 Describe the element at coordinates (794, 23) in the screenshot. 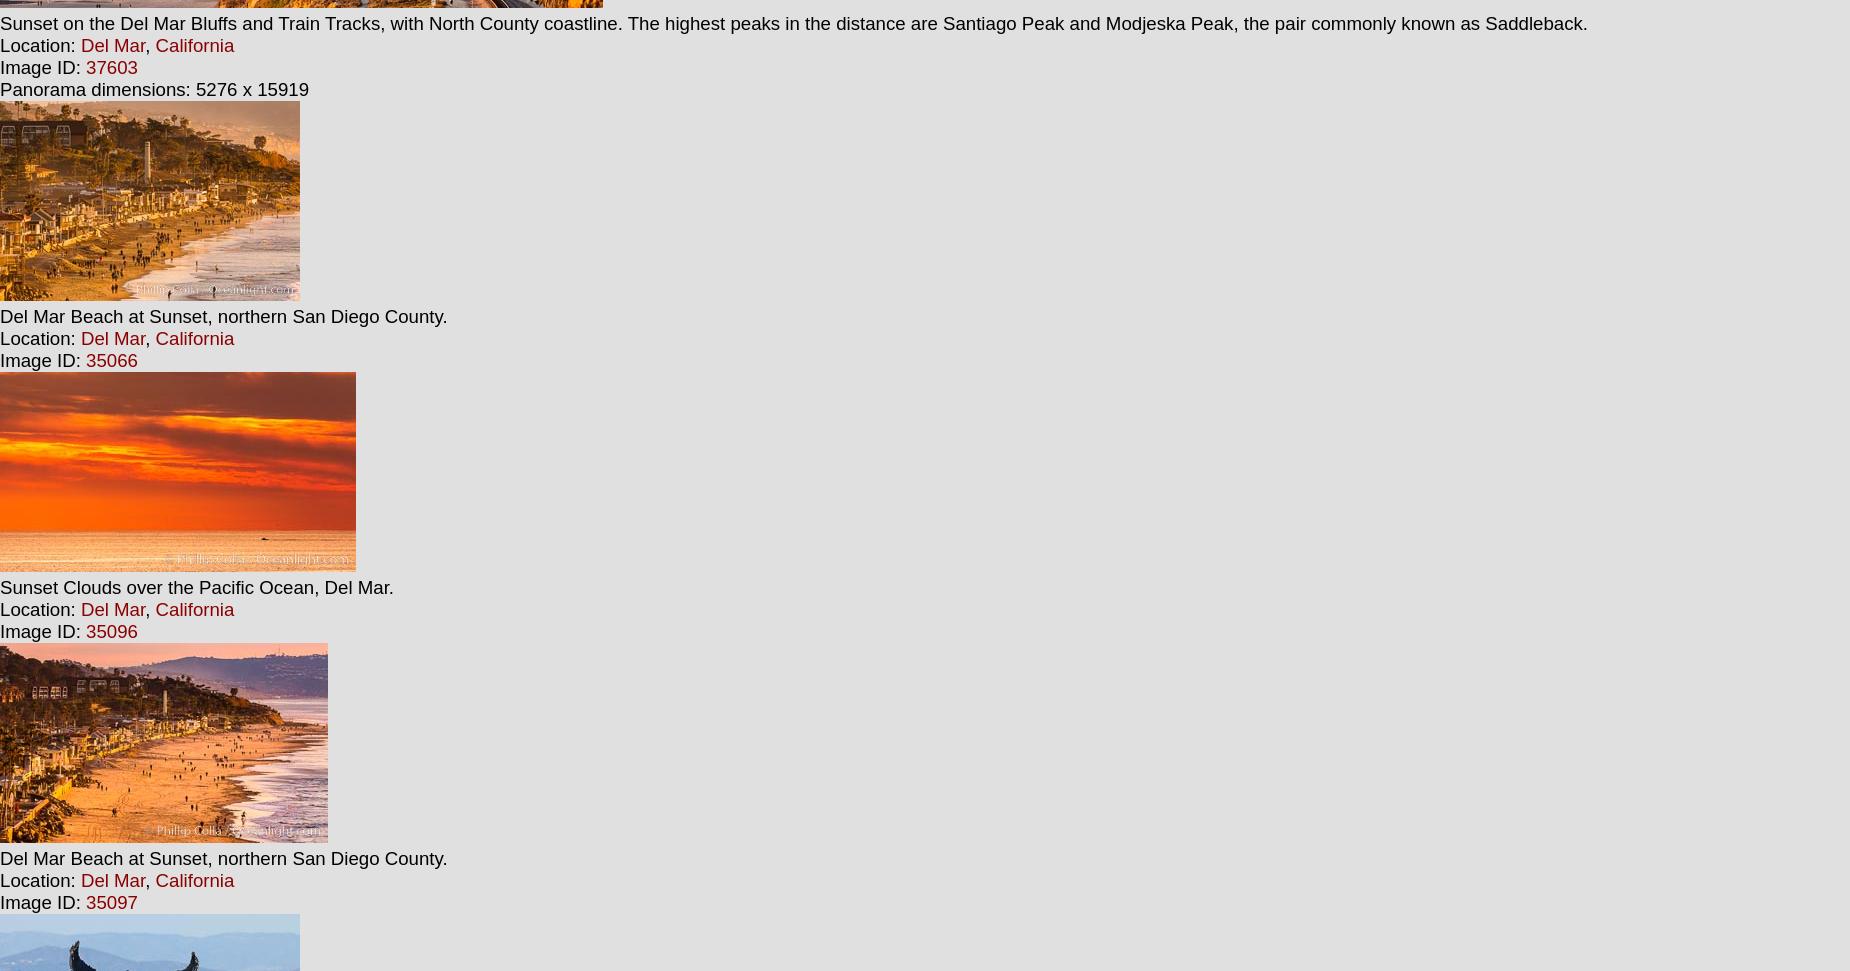

I see `'Sunset on the Del Mar Bluffs and Train Tracks, with North County coastline. The highest peaks in the distance are Santiago Peak and Modjeska Peak, the pair commonly known as Saddleback.'` at that location.